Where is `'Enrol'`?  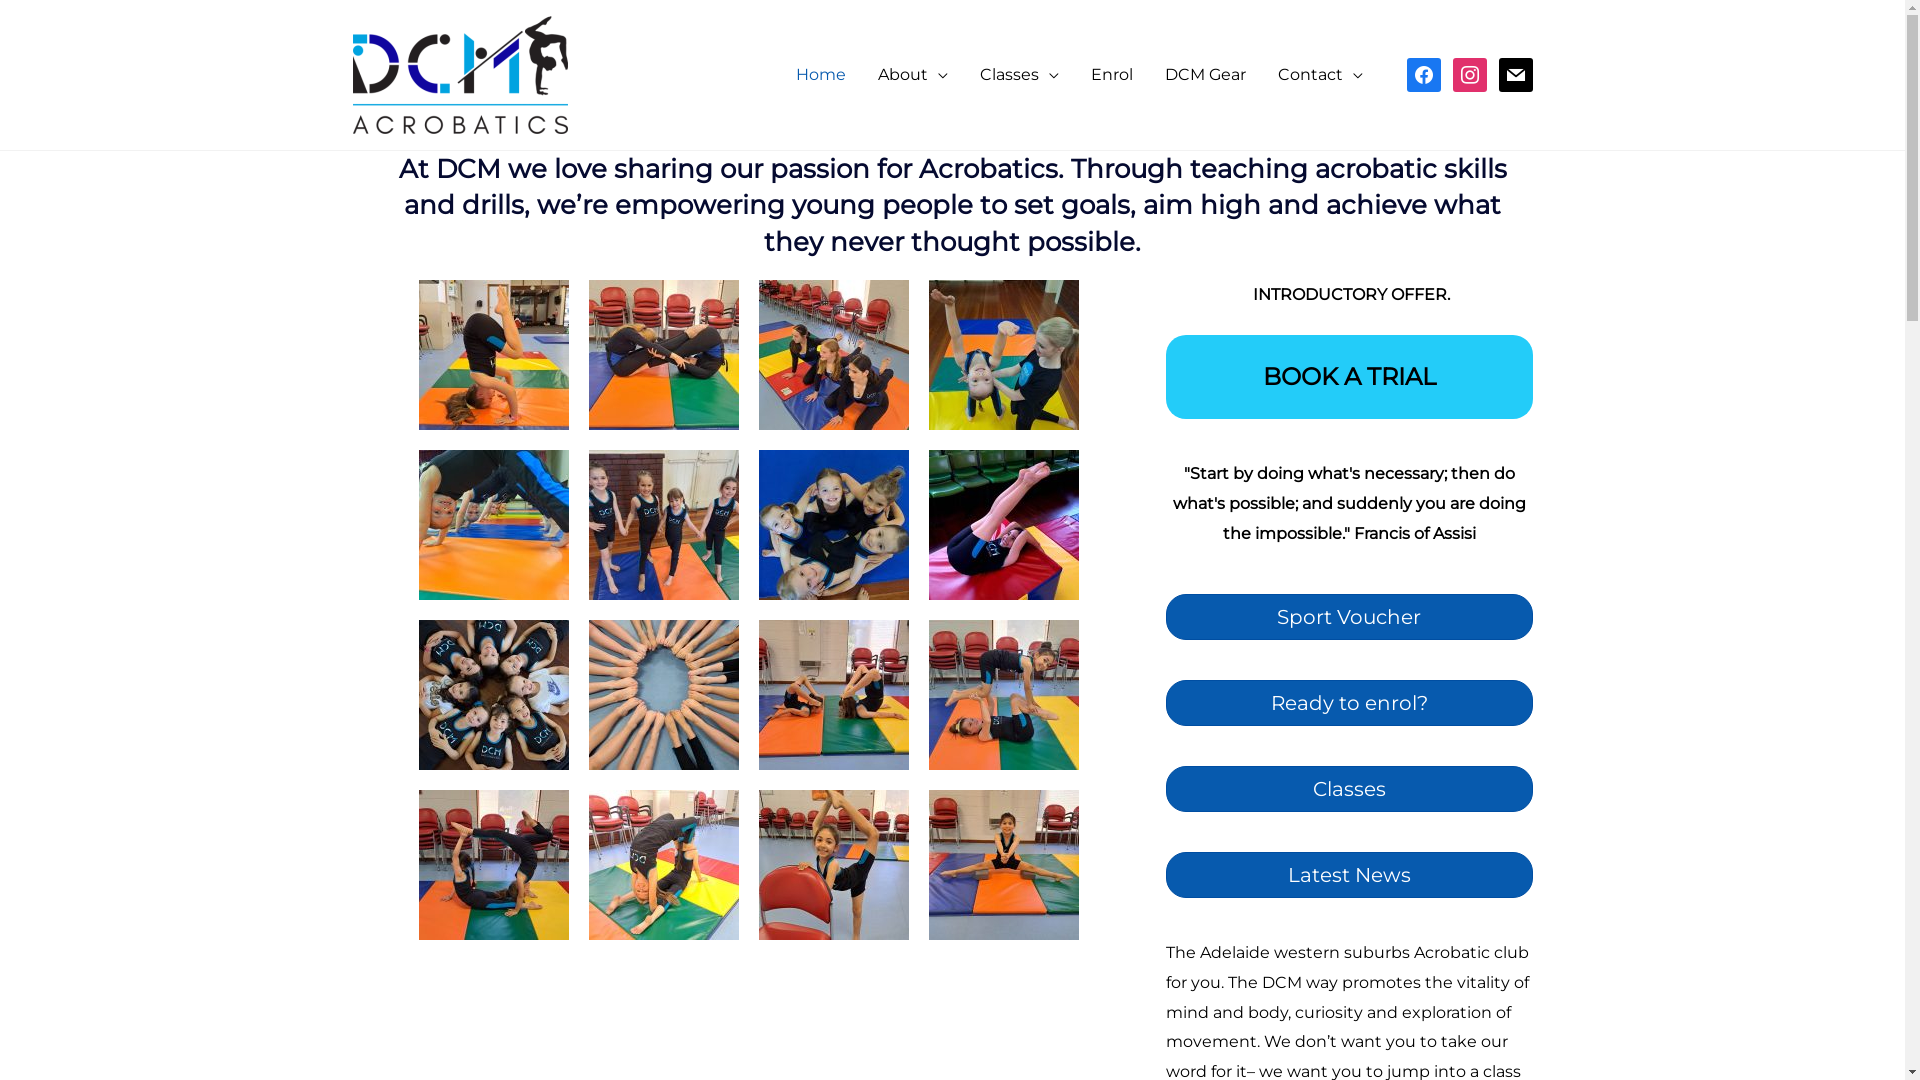
'Enrol' is located at coordinates (1109, 73).